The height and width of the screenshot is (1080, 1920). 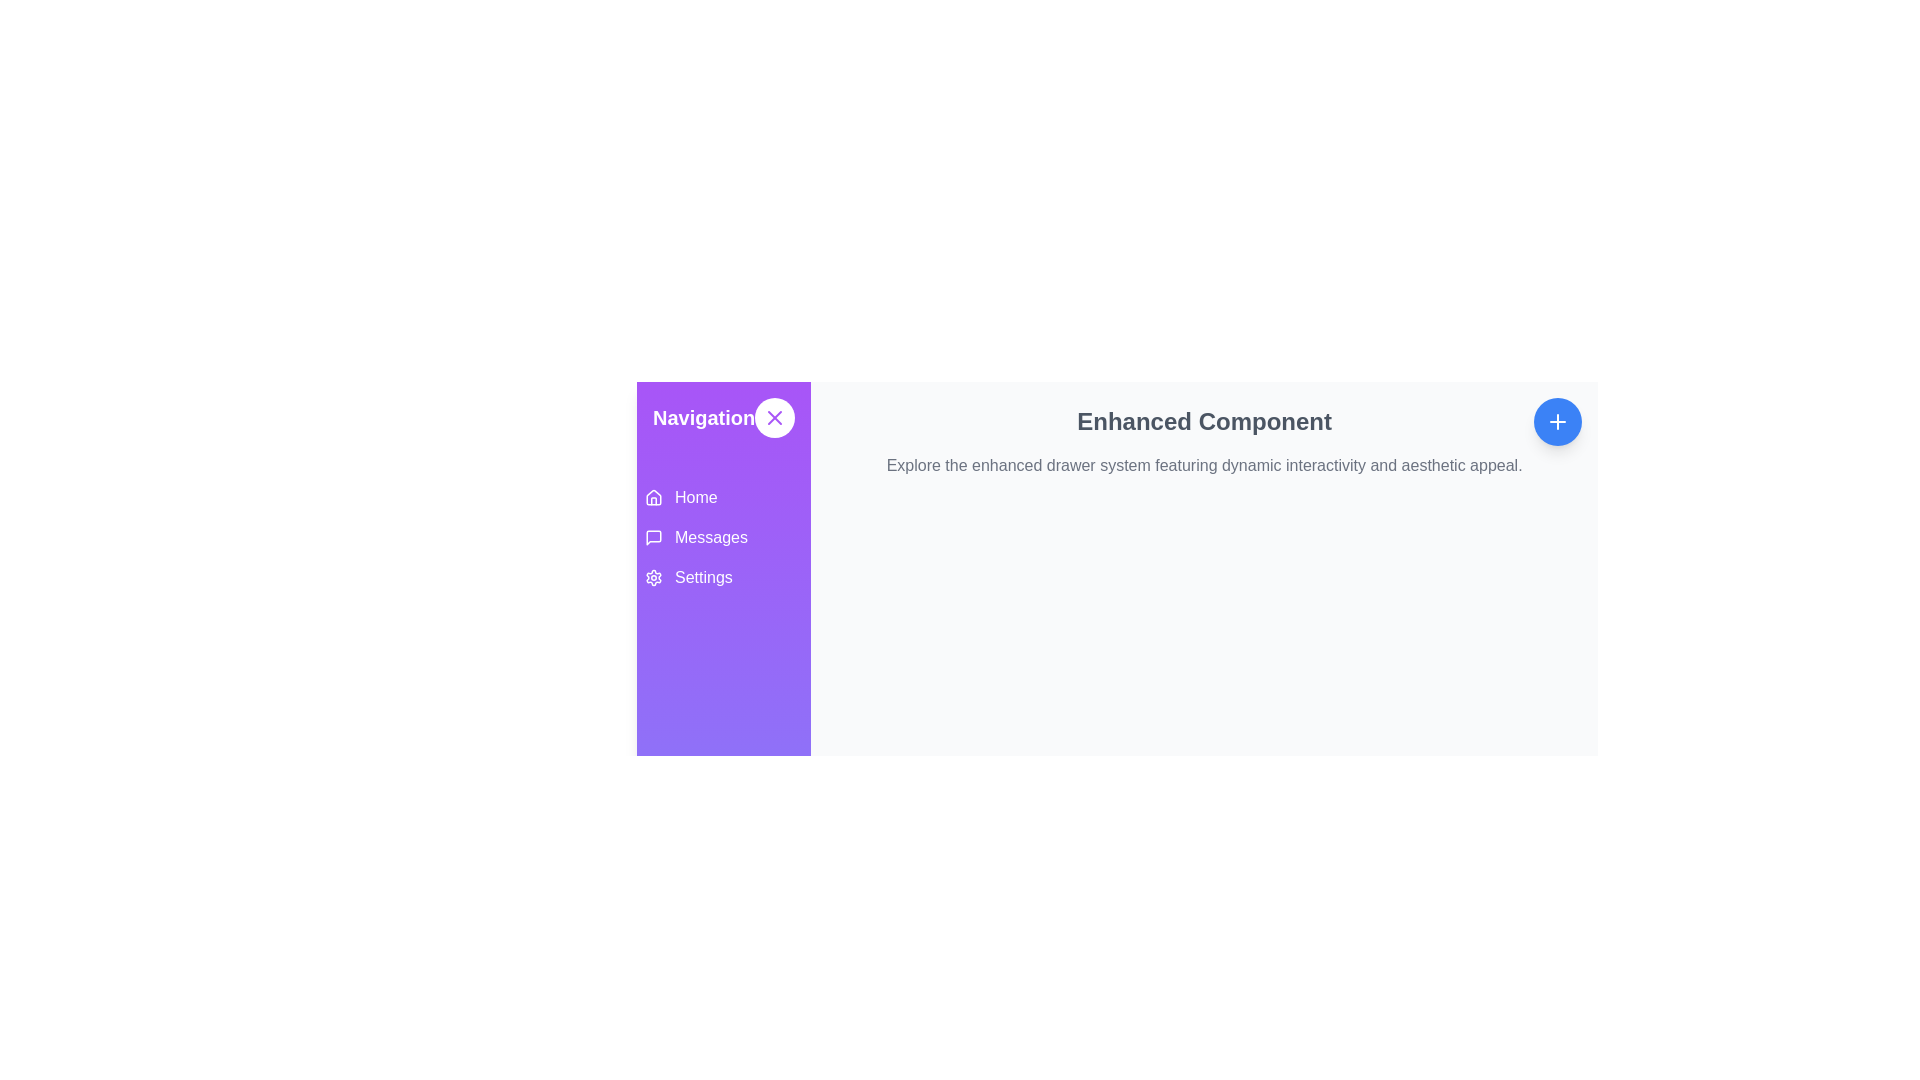 I want to click on the 'Settings' text label in the vertical sidebar menu, so click(x=703, y=578).